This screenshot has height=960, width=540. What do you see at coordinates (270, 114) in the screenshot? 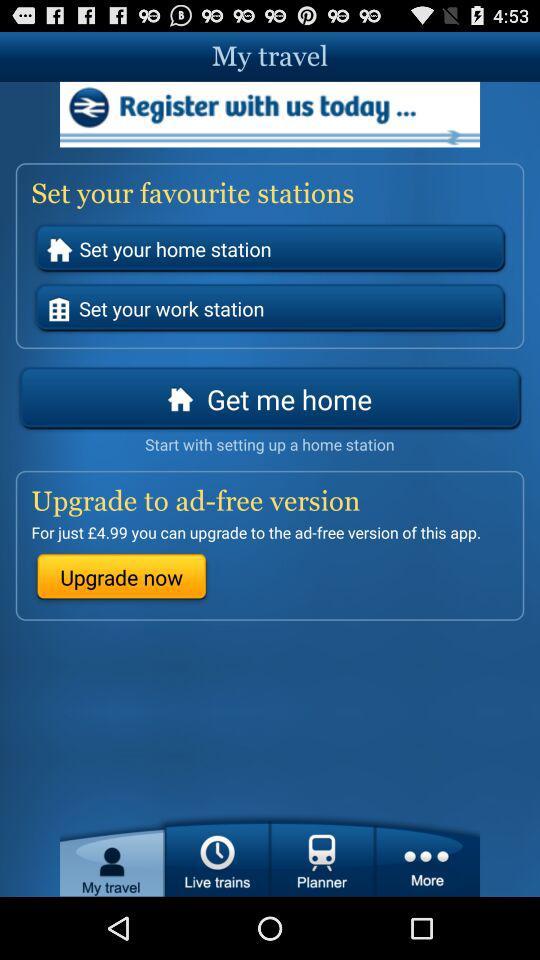
I see `register` at bounding box center [270, 114].